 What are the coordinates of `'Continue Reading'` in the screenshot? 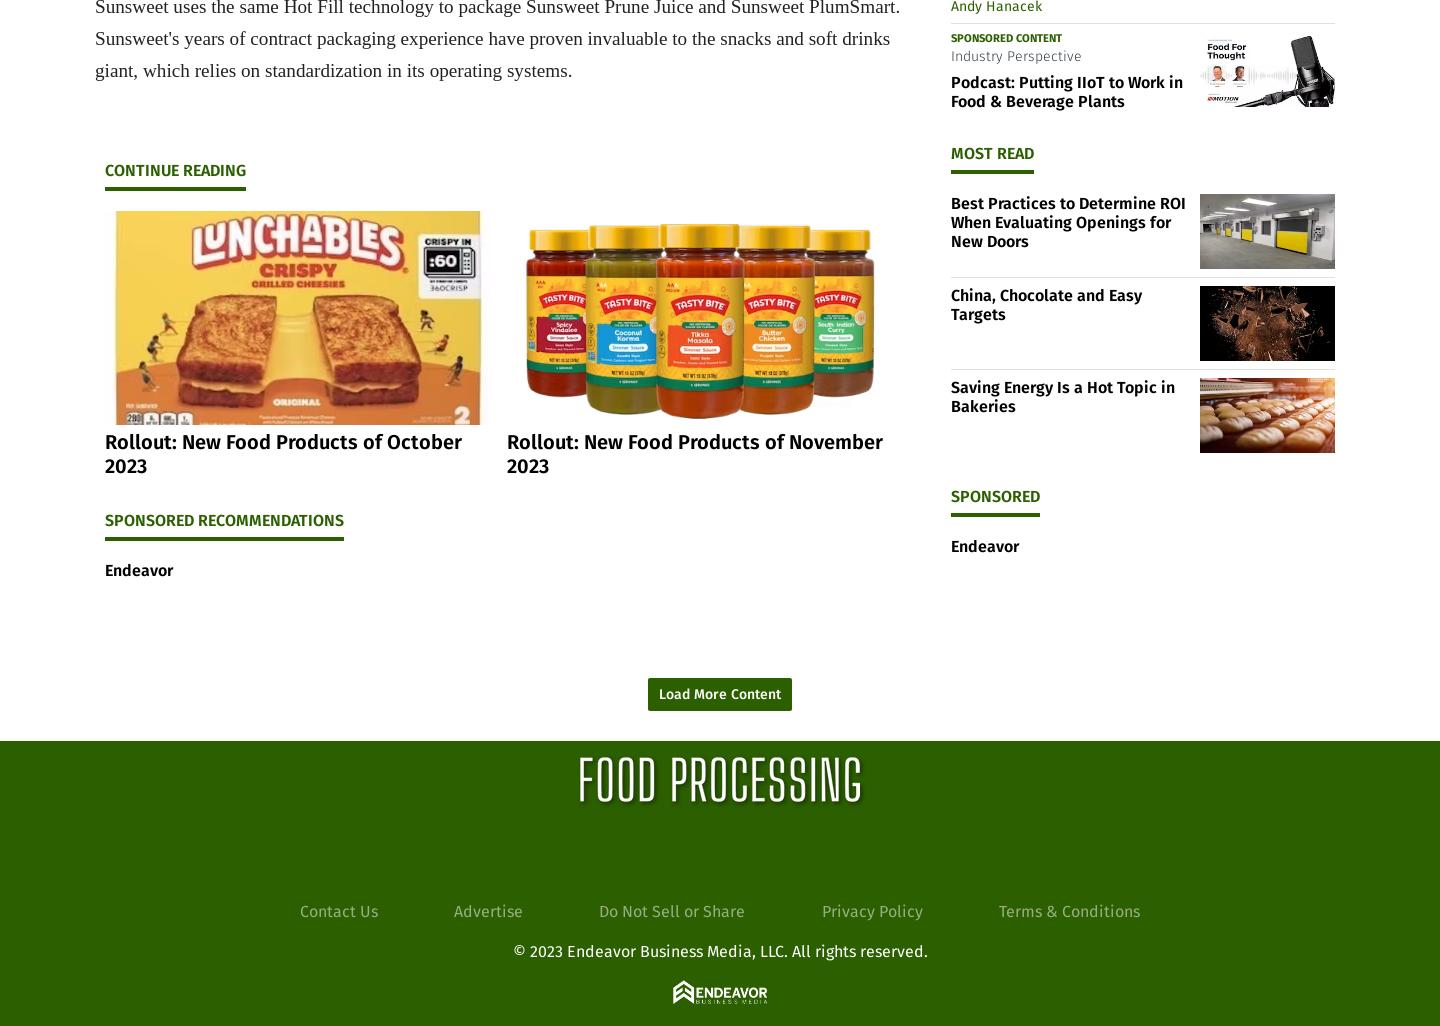 It's located at (174, 168).